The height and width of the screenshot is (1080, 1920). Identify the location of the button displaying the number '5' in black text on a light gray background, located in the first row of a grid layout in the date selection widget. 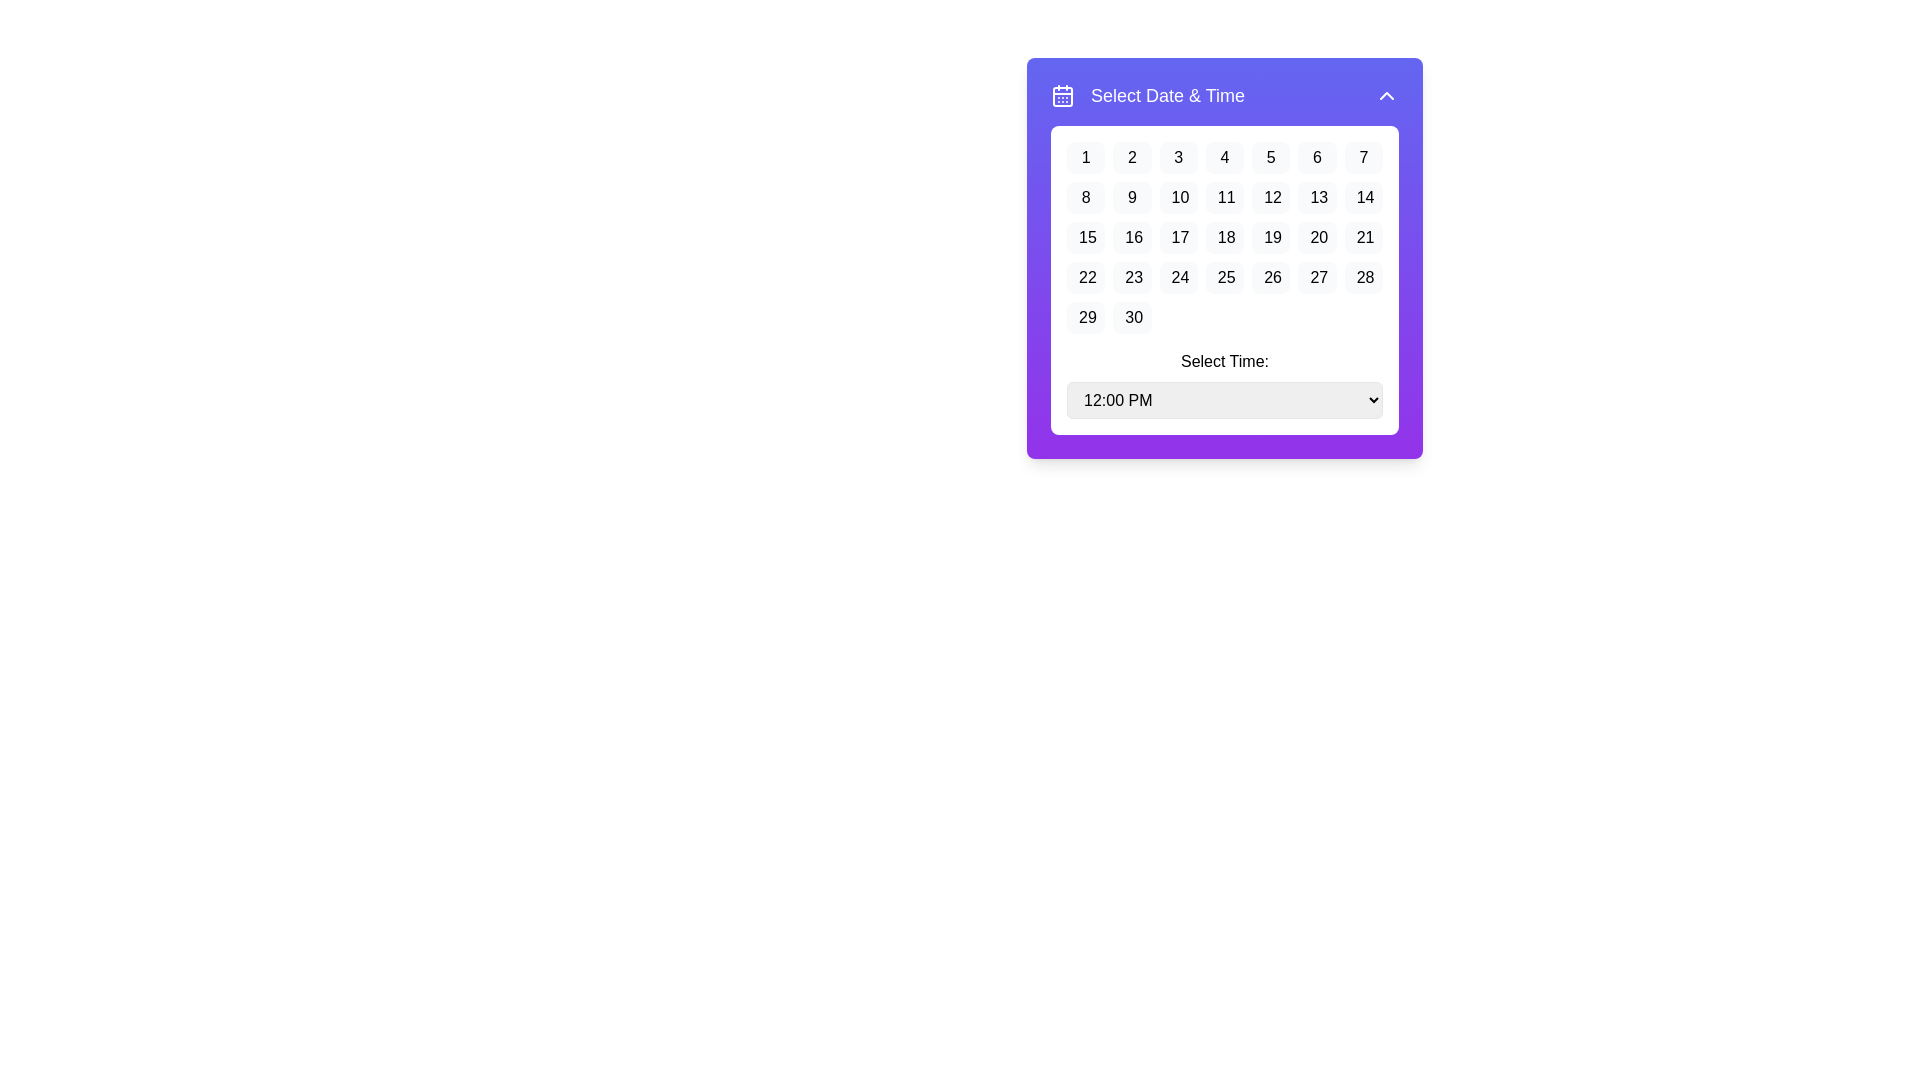
(1270, 157).